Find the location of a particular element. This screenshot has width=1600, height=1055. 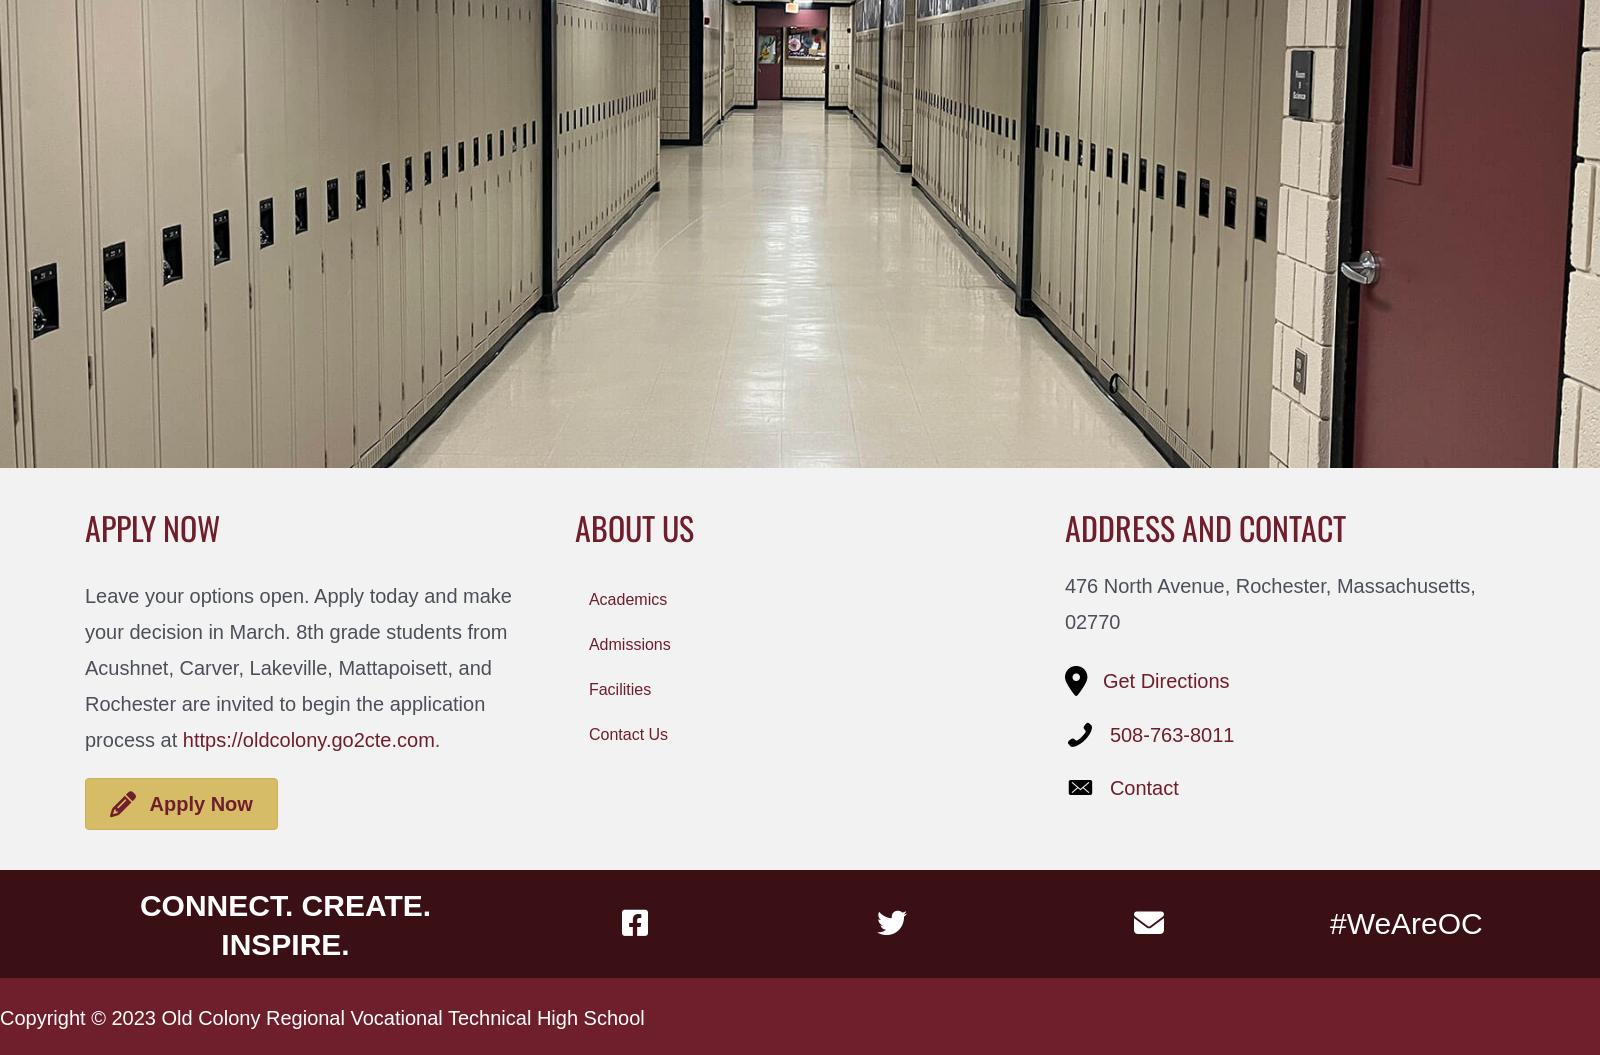

'Contact' is located at coordinates (1143, 786).